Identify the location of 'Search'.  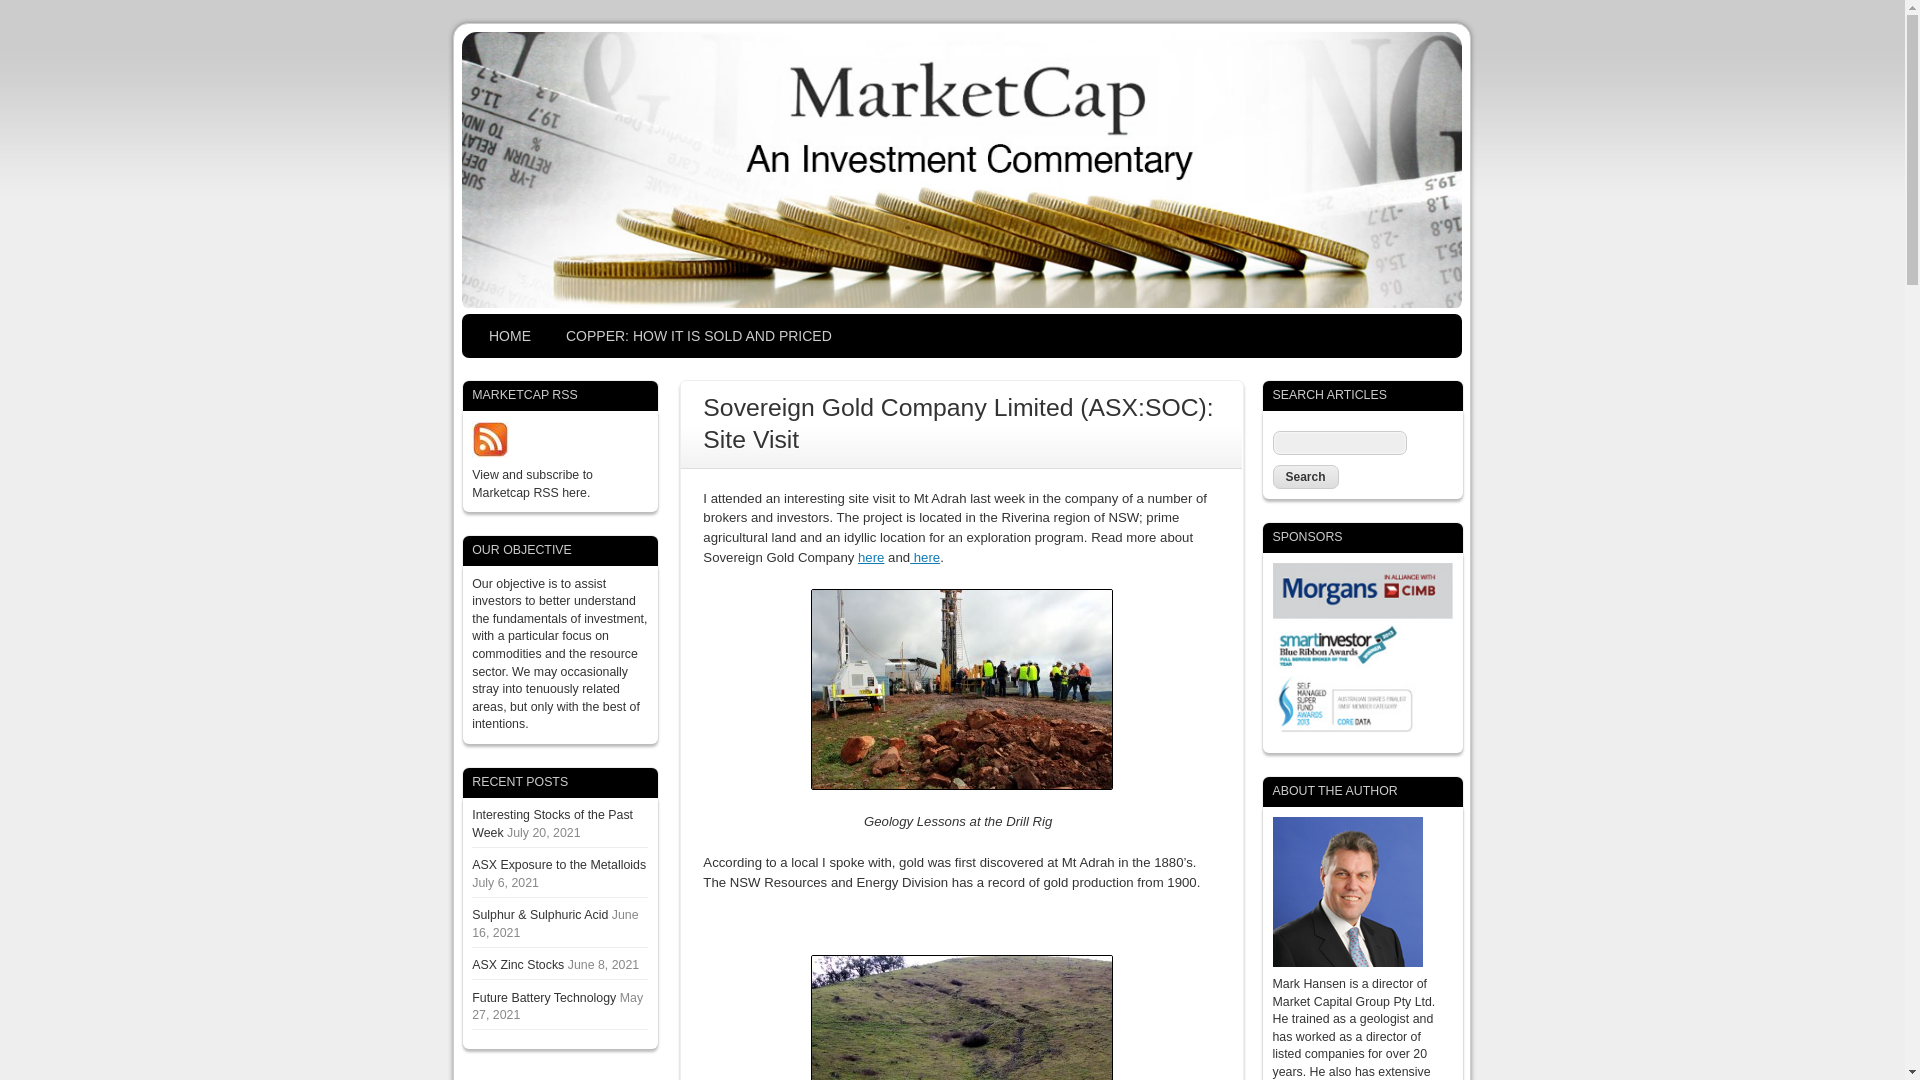
(1305, 477).